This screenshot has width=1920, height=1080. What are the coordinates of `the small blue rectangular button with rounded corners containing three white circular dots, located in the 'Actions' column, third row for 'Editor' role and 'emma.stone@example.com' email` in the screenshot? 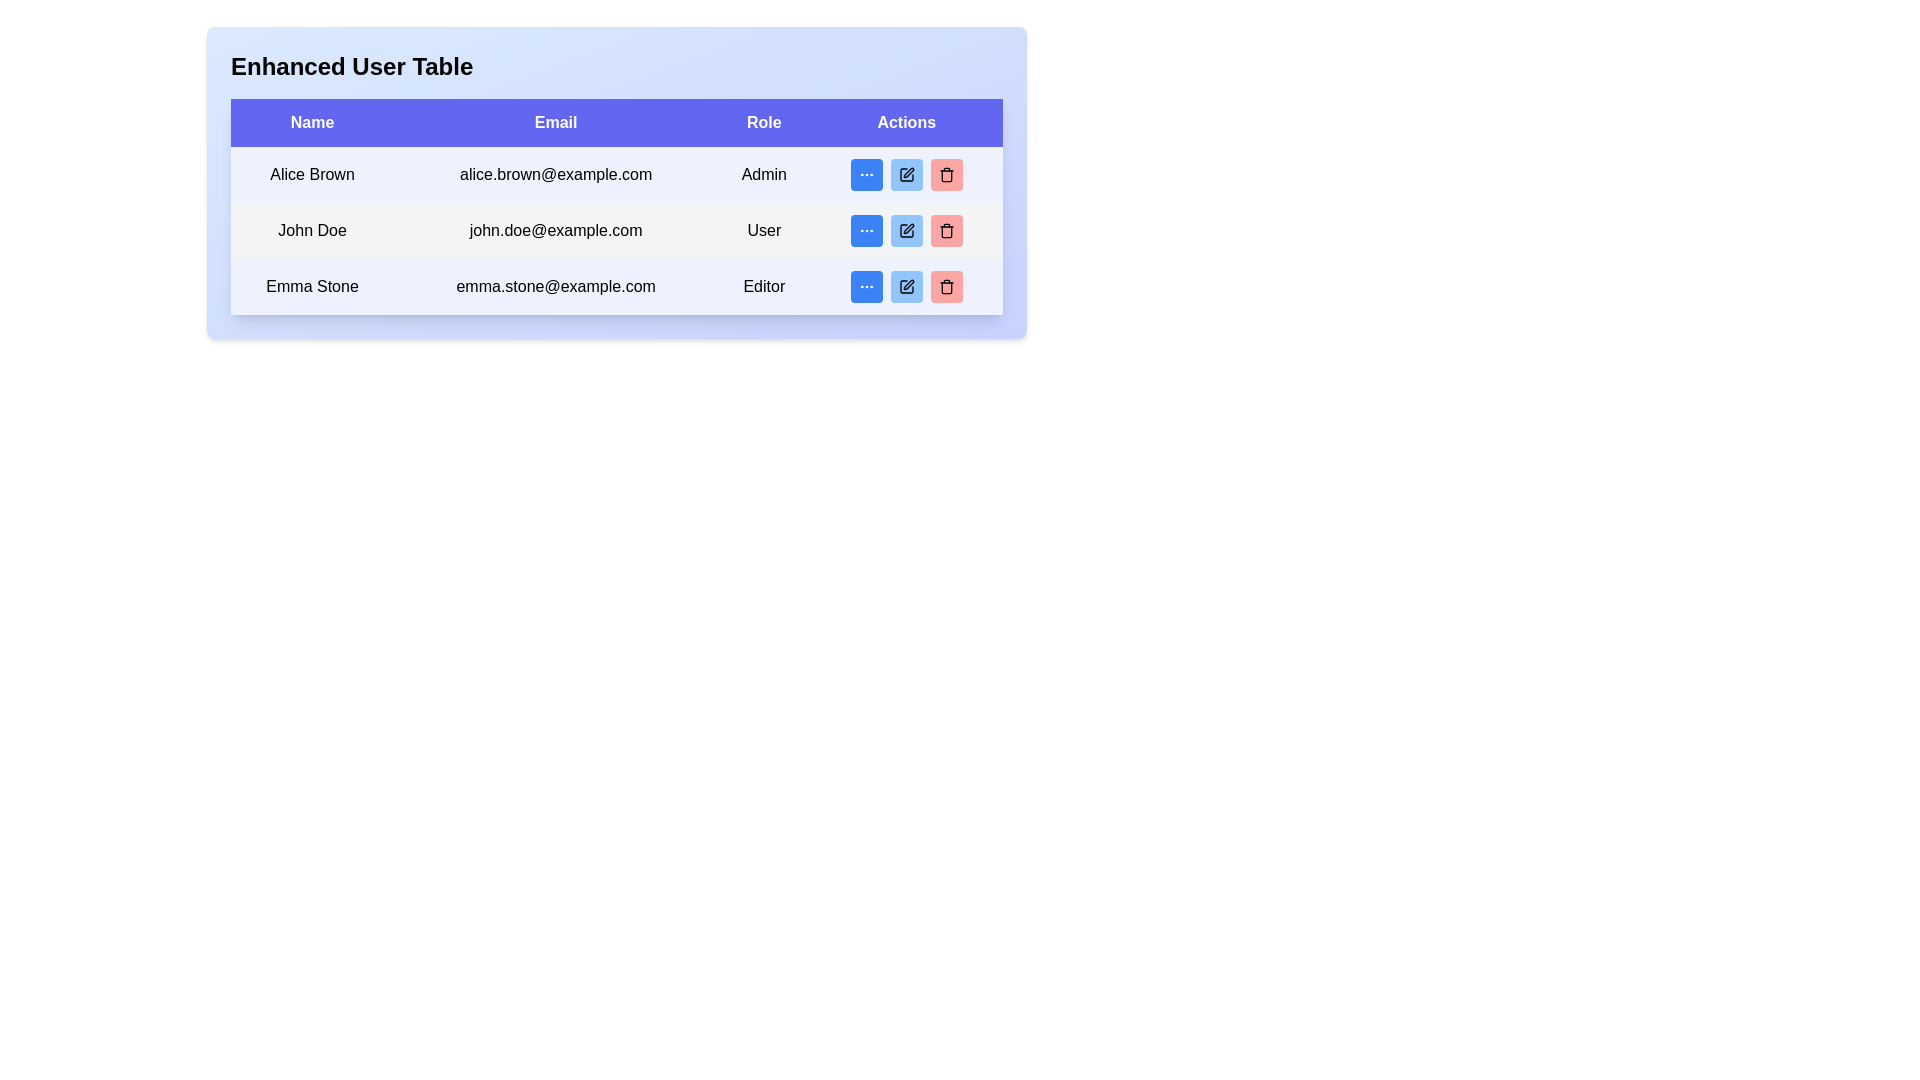 It's located at (866, 286).